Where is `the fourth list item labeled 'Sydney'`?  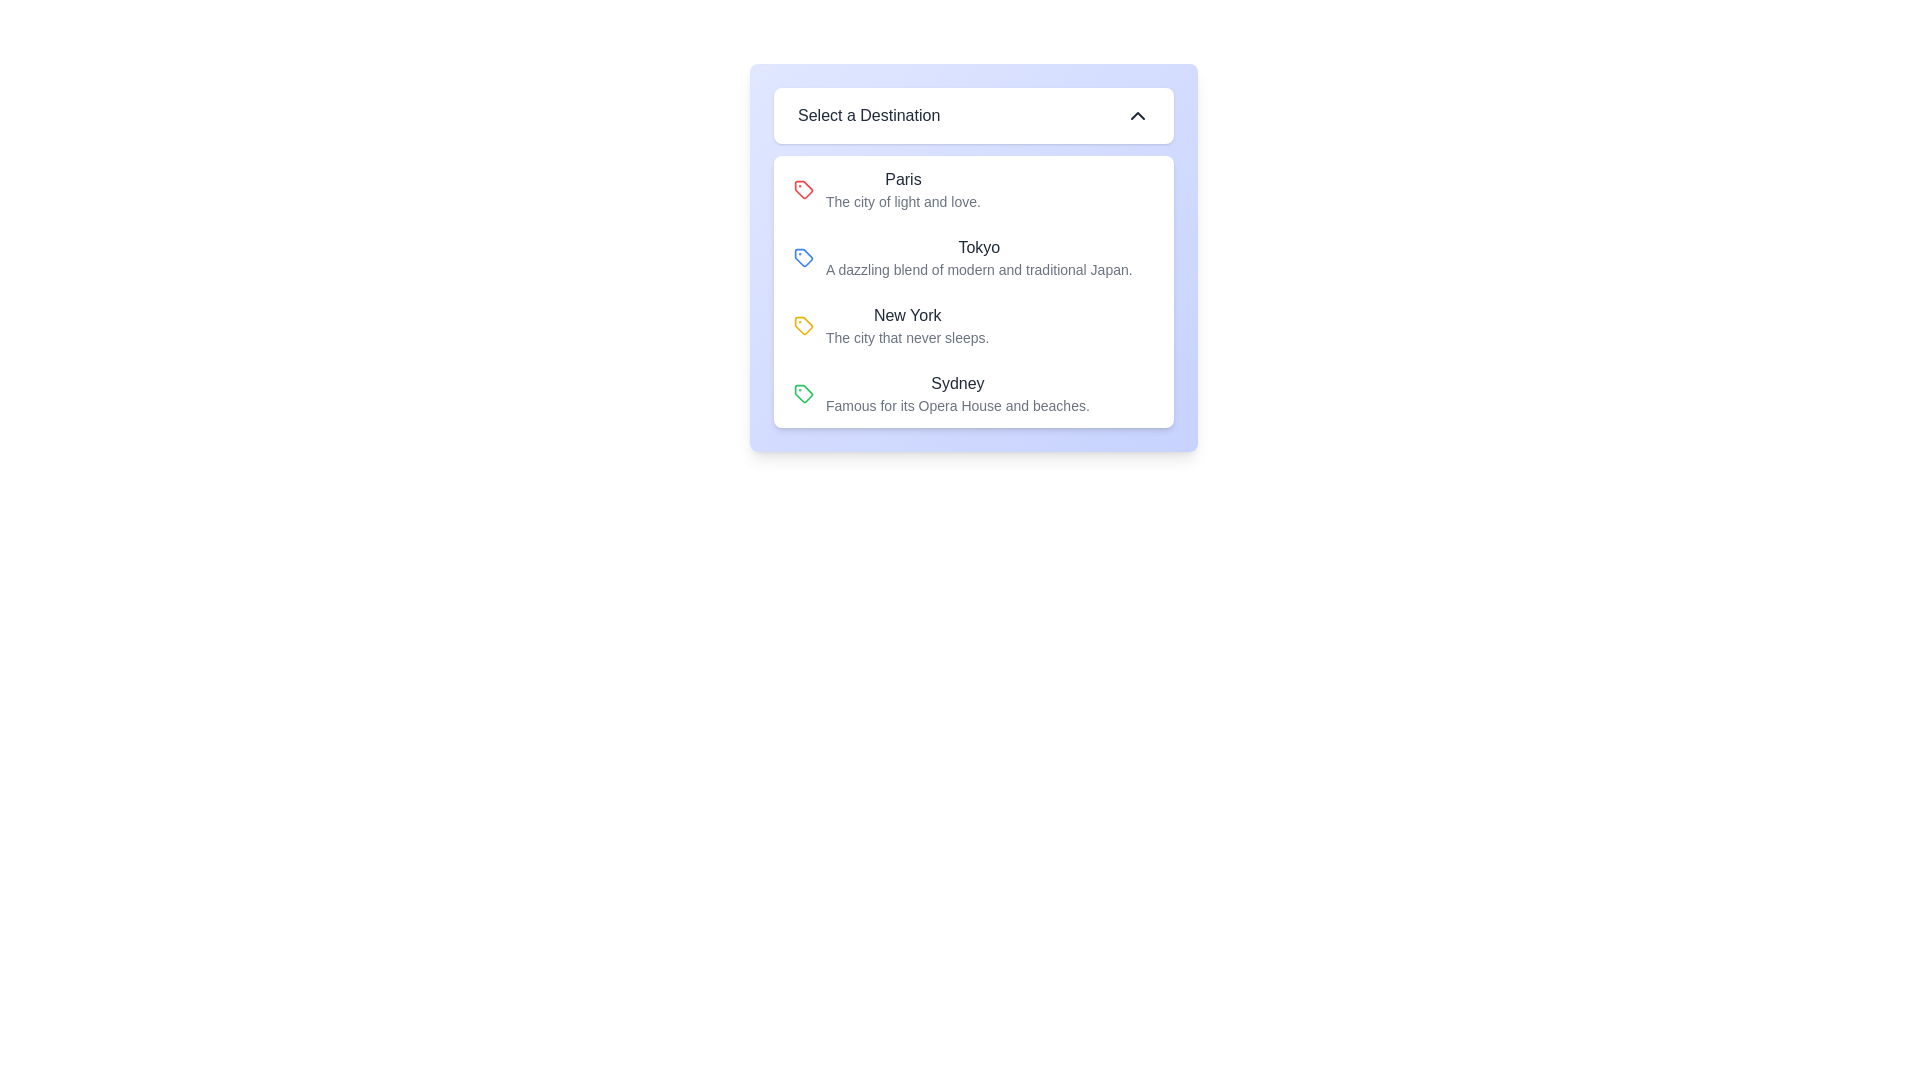 the fourth list item labeled 'Sydney' is located at coordinates (974, 393).